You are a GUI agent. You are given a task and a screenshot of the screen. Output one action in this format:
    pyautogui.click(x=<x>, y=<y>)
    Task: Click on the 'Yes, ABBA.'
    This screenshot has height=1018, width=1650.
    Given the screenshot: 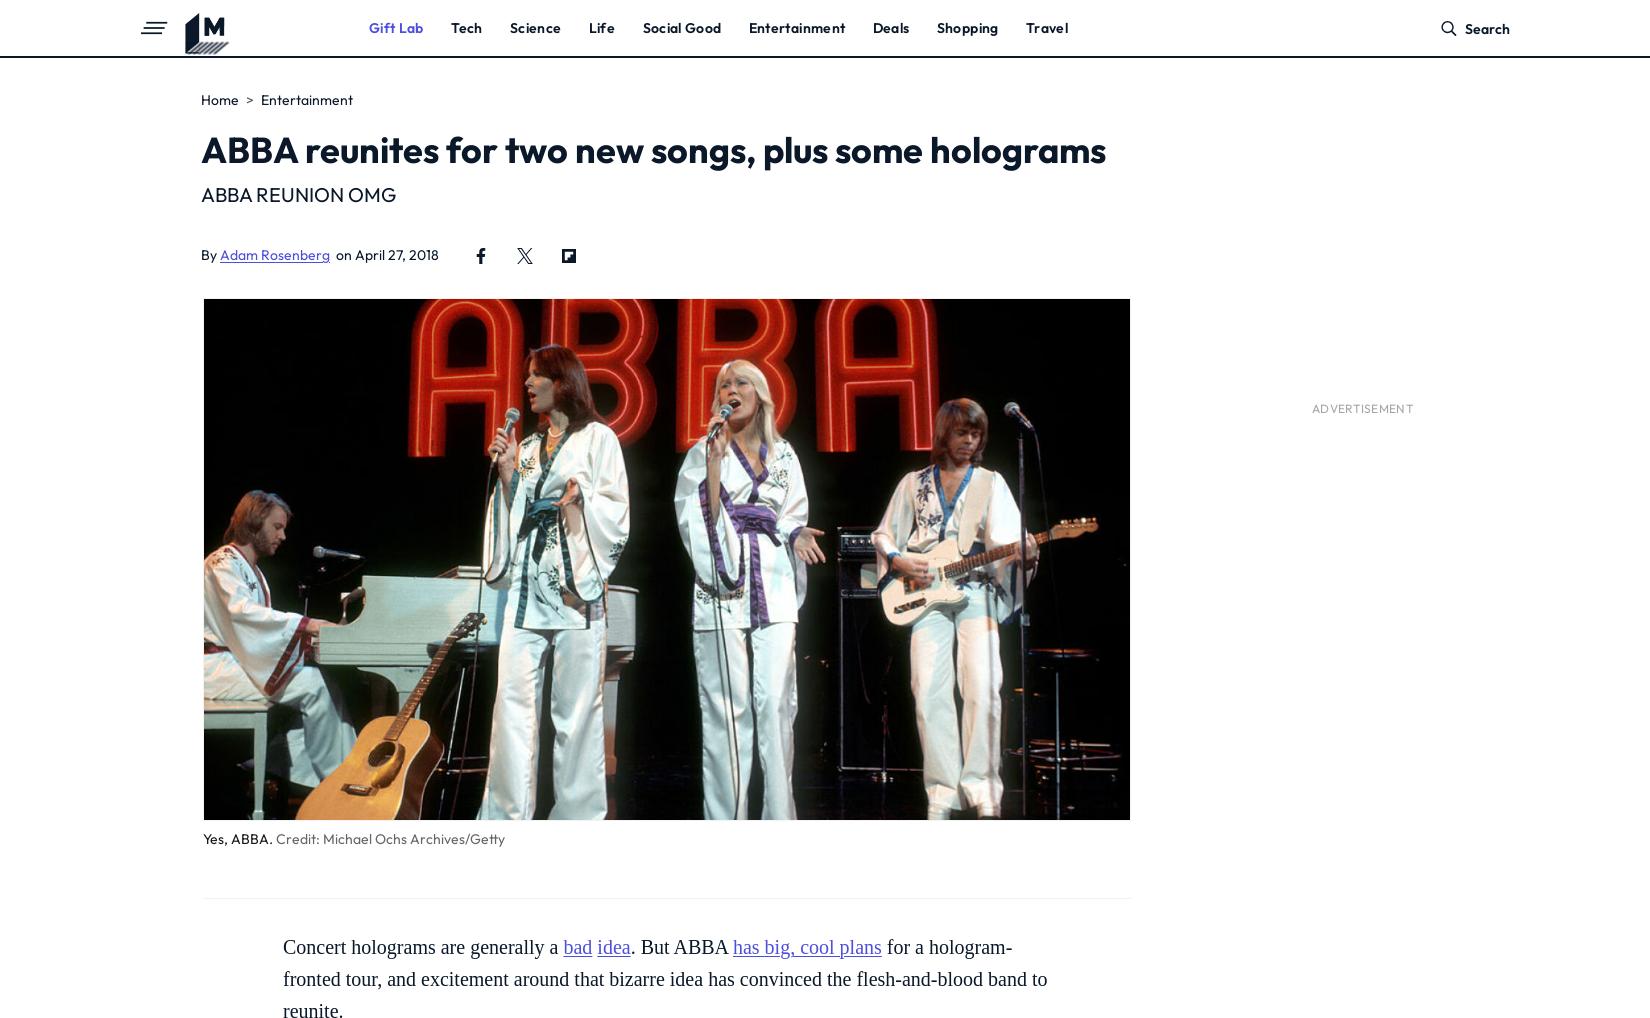 What is the action you would take?
    pyautogui.click(x=237, y=837)
    